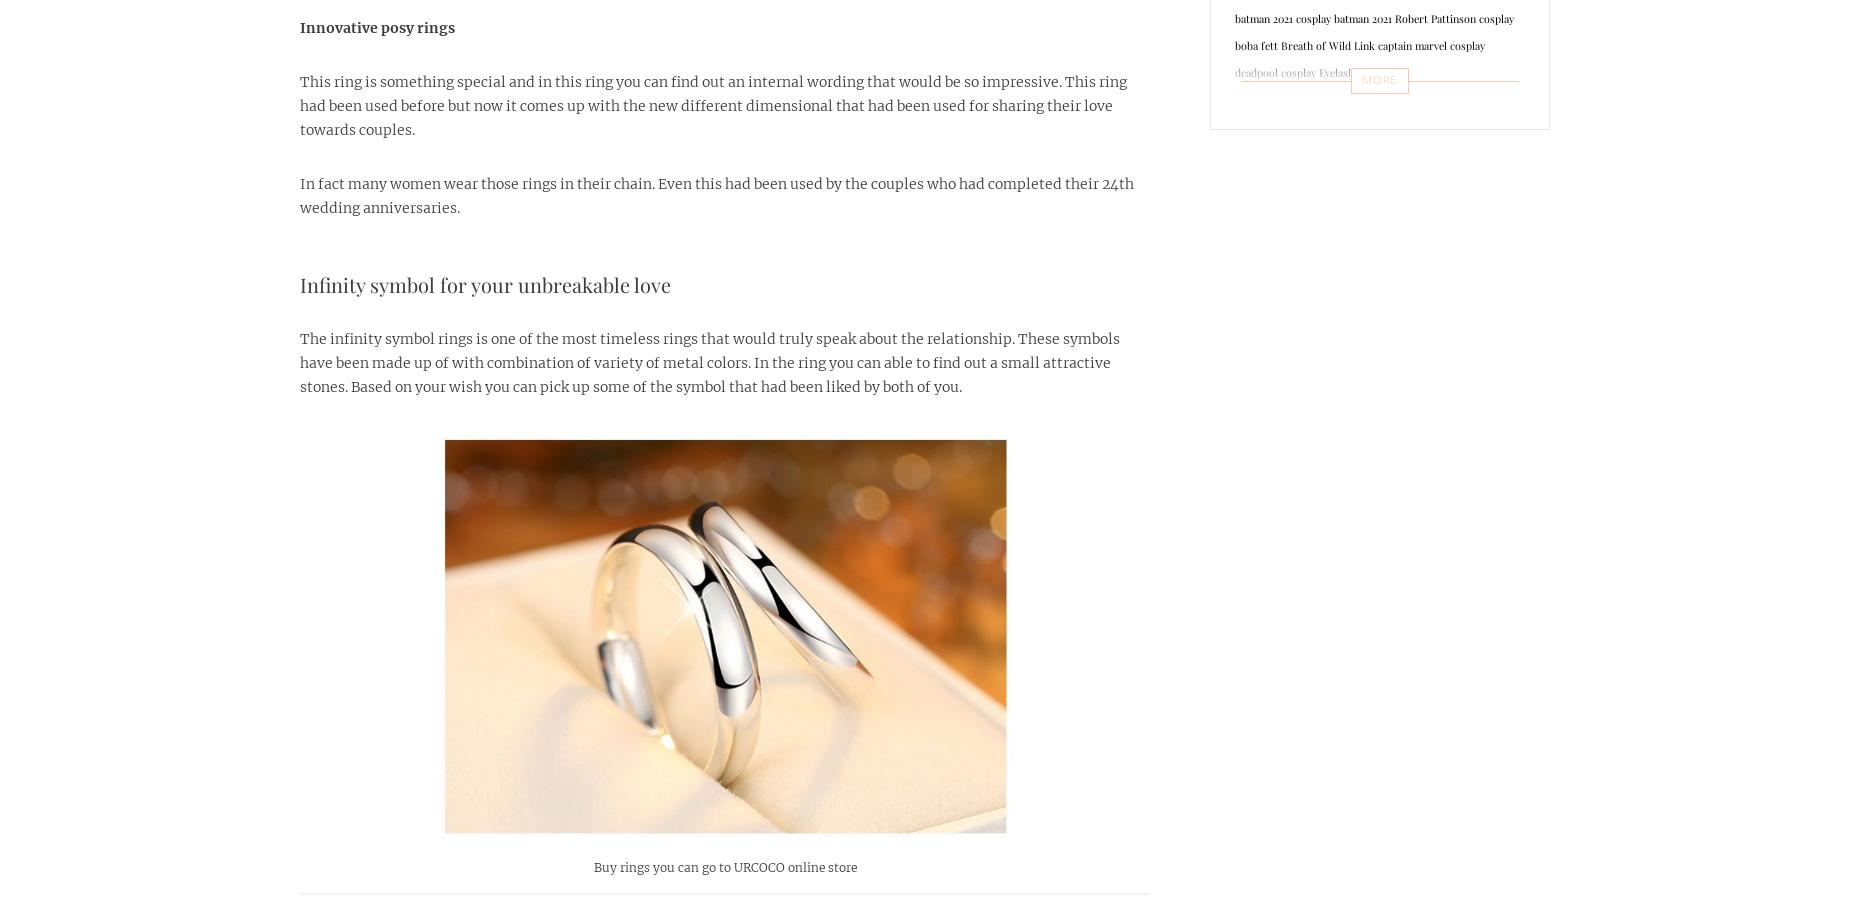  Describe the element at coordinates (1370, 503) in the screenshot. I see `'Thor 4 Love and Thunder'` at that location.